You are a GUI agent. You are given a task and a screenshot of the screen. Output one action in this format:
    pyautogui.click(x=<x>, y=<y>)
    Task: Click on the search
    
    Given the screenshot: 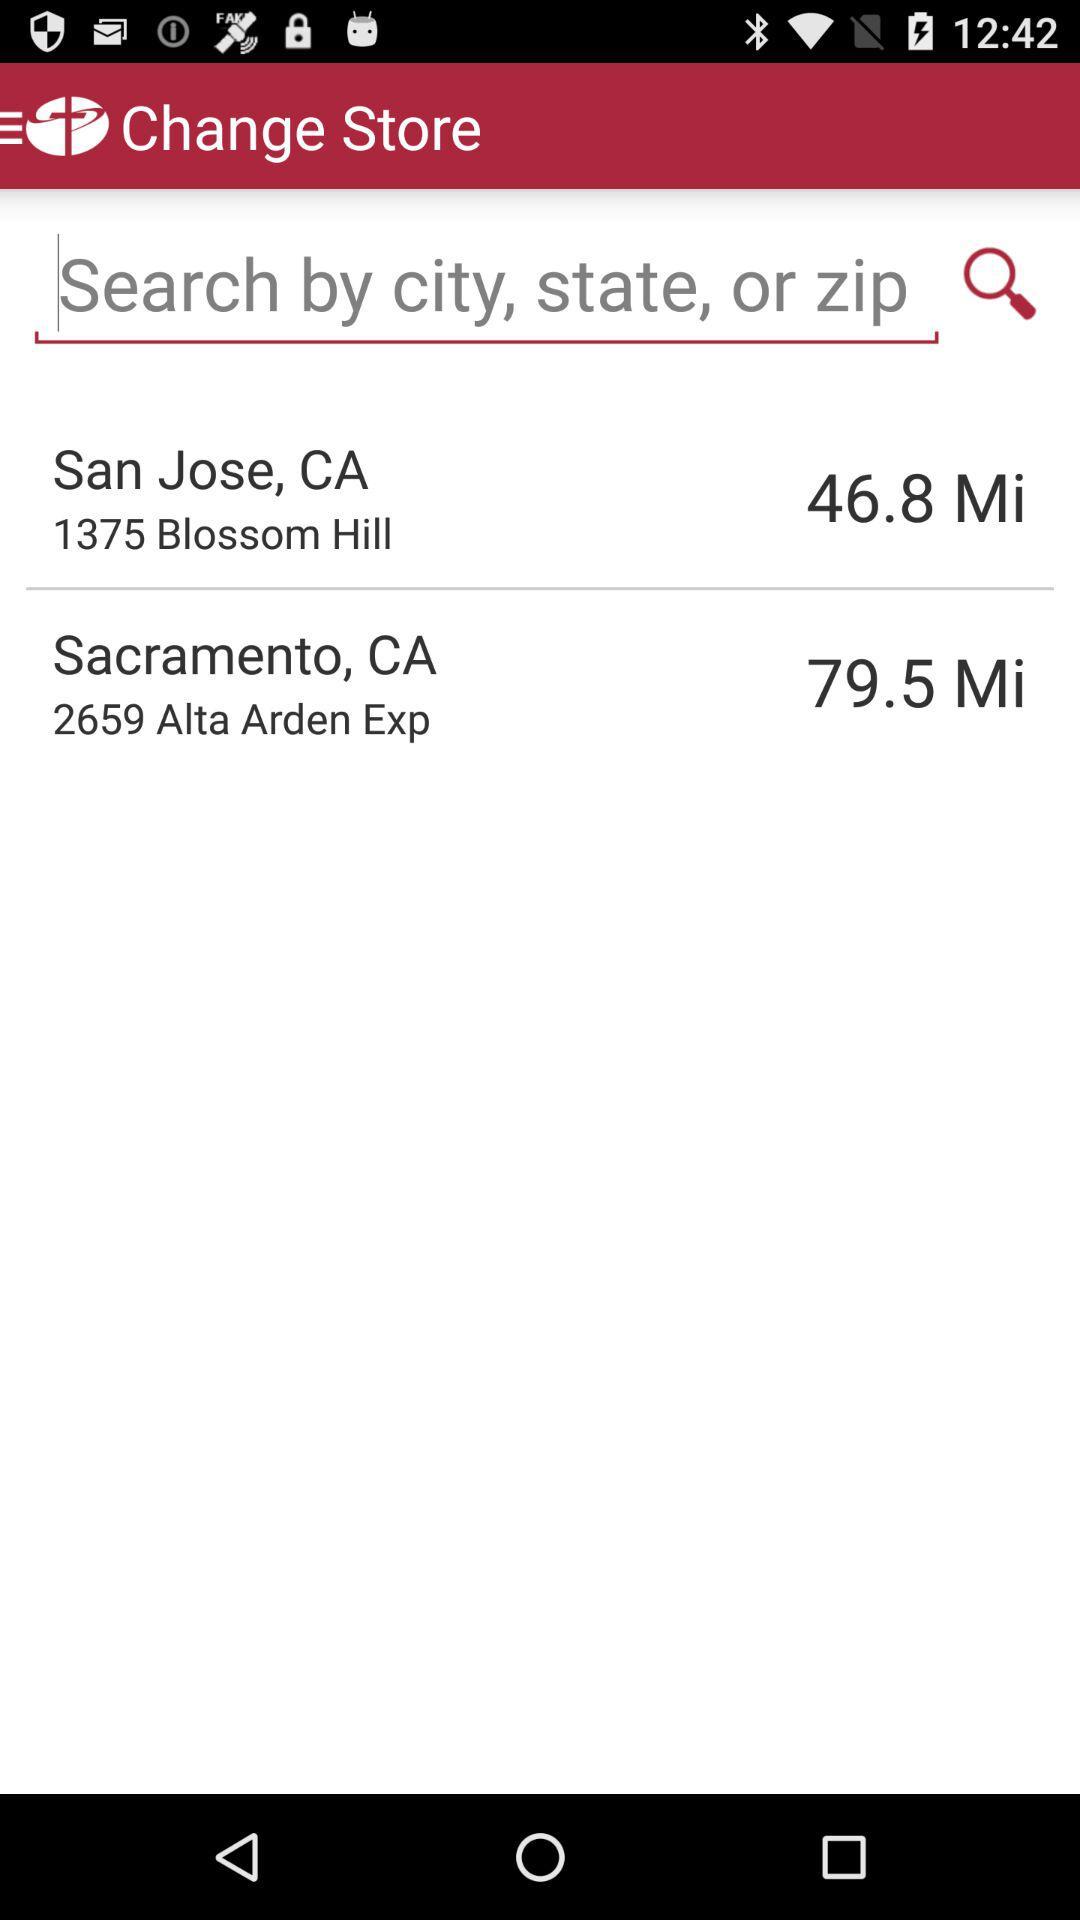 What is the action you would take?
    pyautogui.click(x=1000, y=282)
    